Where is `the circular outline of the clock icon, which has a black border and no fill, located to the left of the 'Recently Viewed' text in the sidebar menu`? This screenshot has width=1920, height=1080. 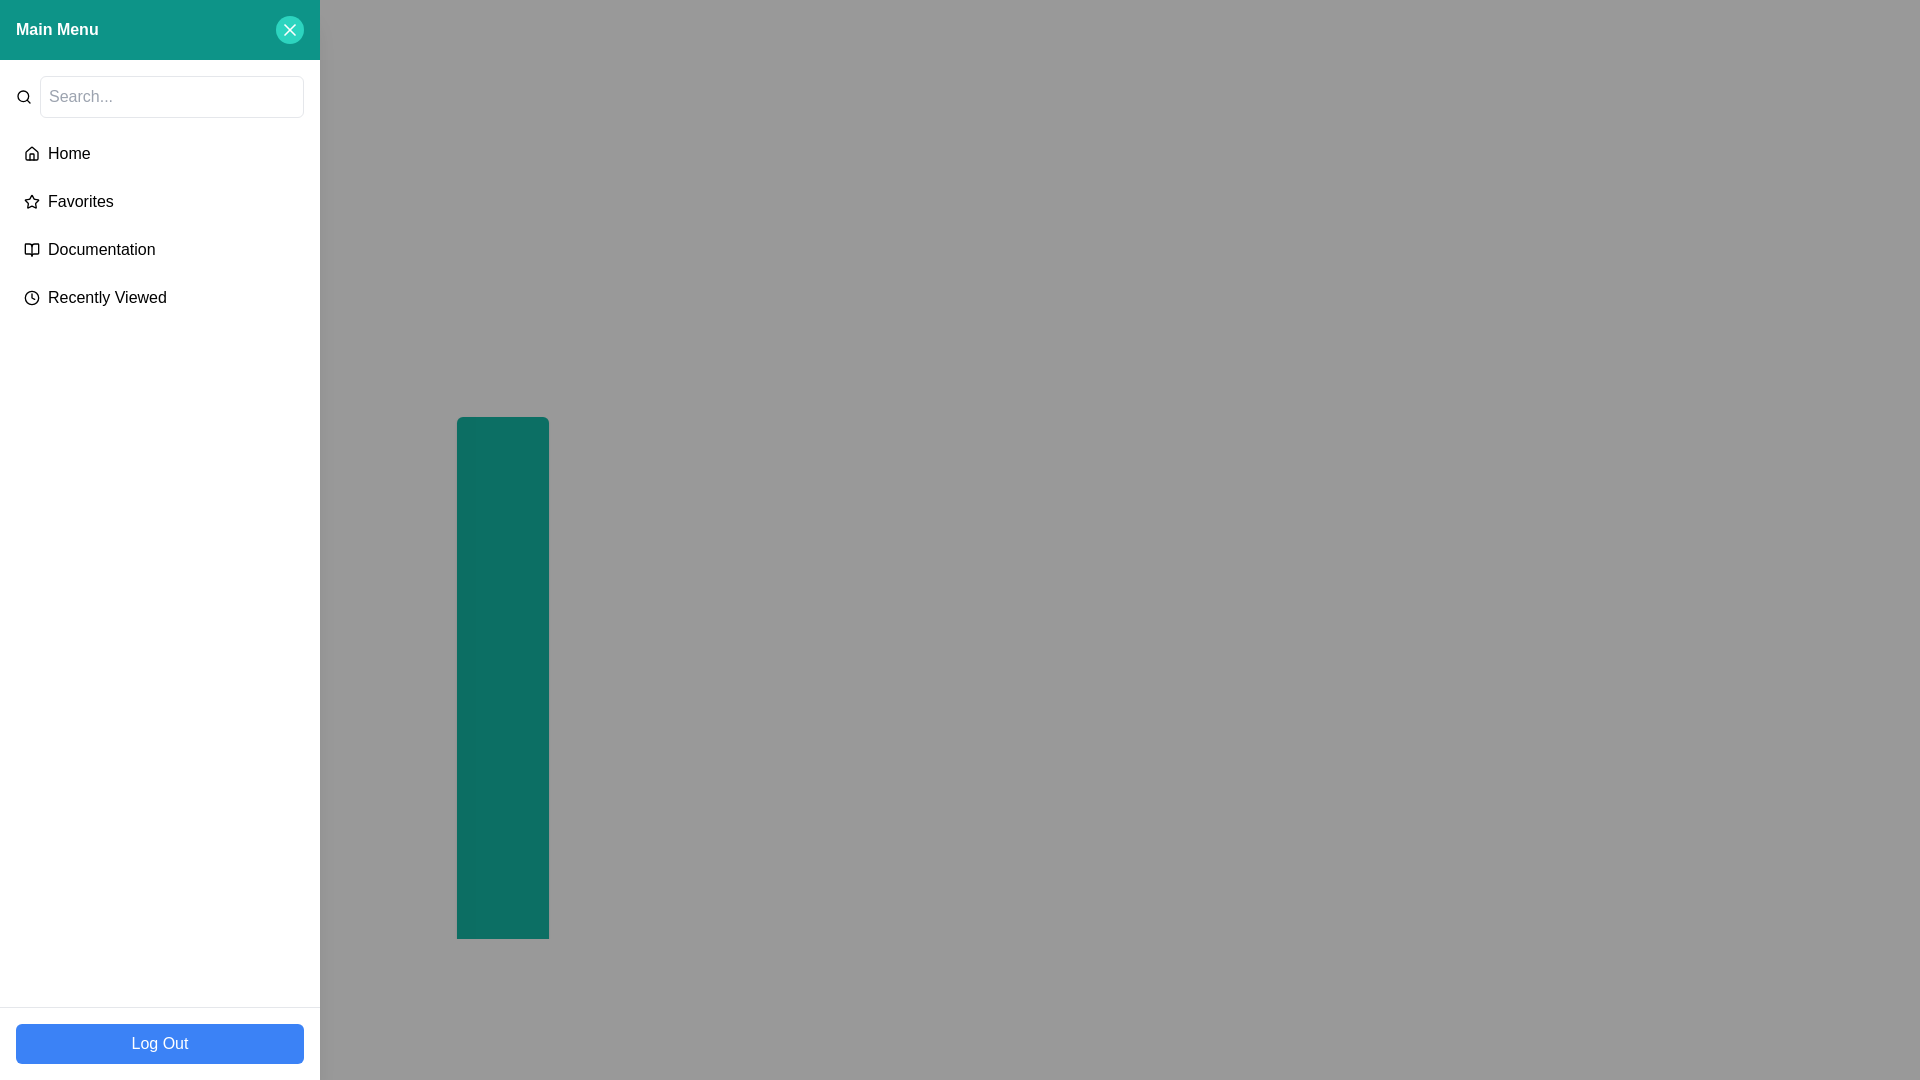 the circular outline of the clock icon, which has a black border and no fill, located to the left of the 'Recently Viewed' text in the sidebar menu is located at coordinates (32, 297).